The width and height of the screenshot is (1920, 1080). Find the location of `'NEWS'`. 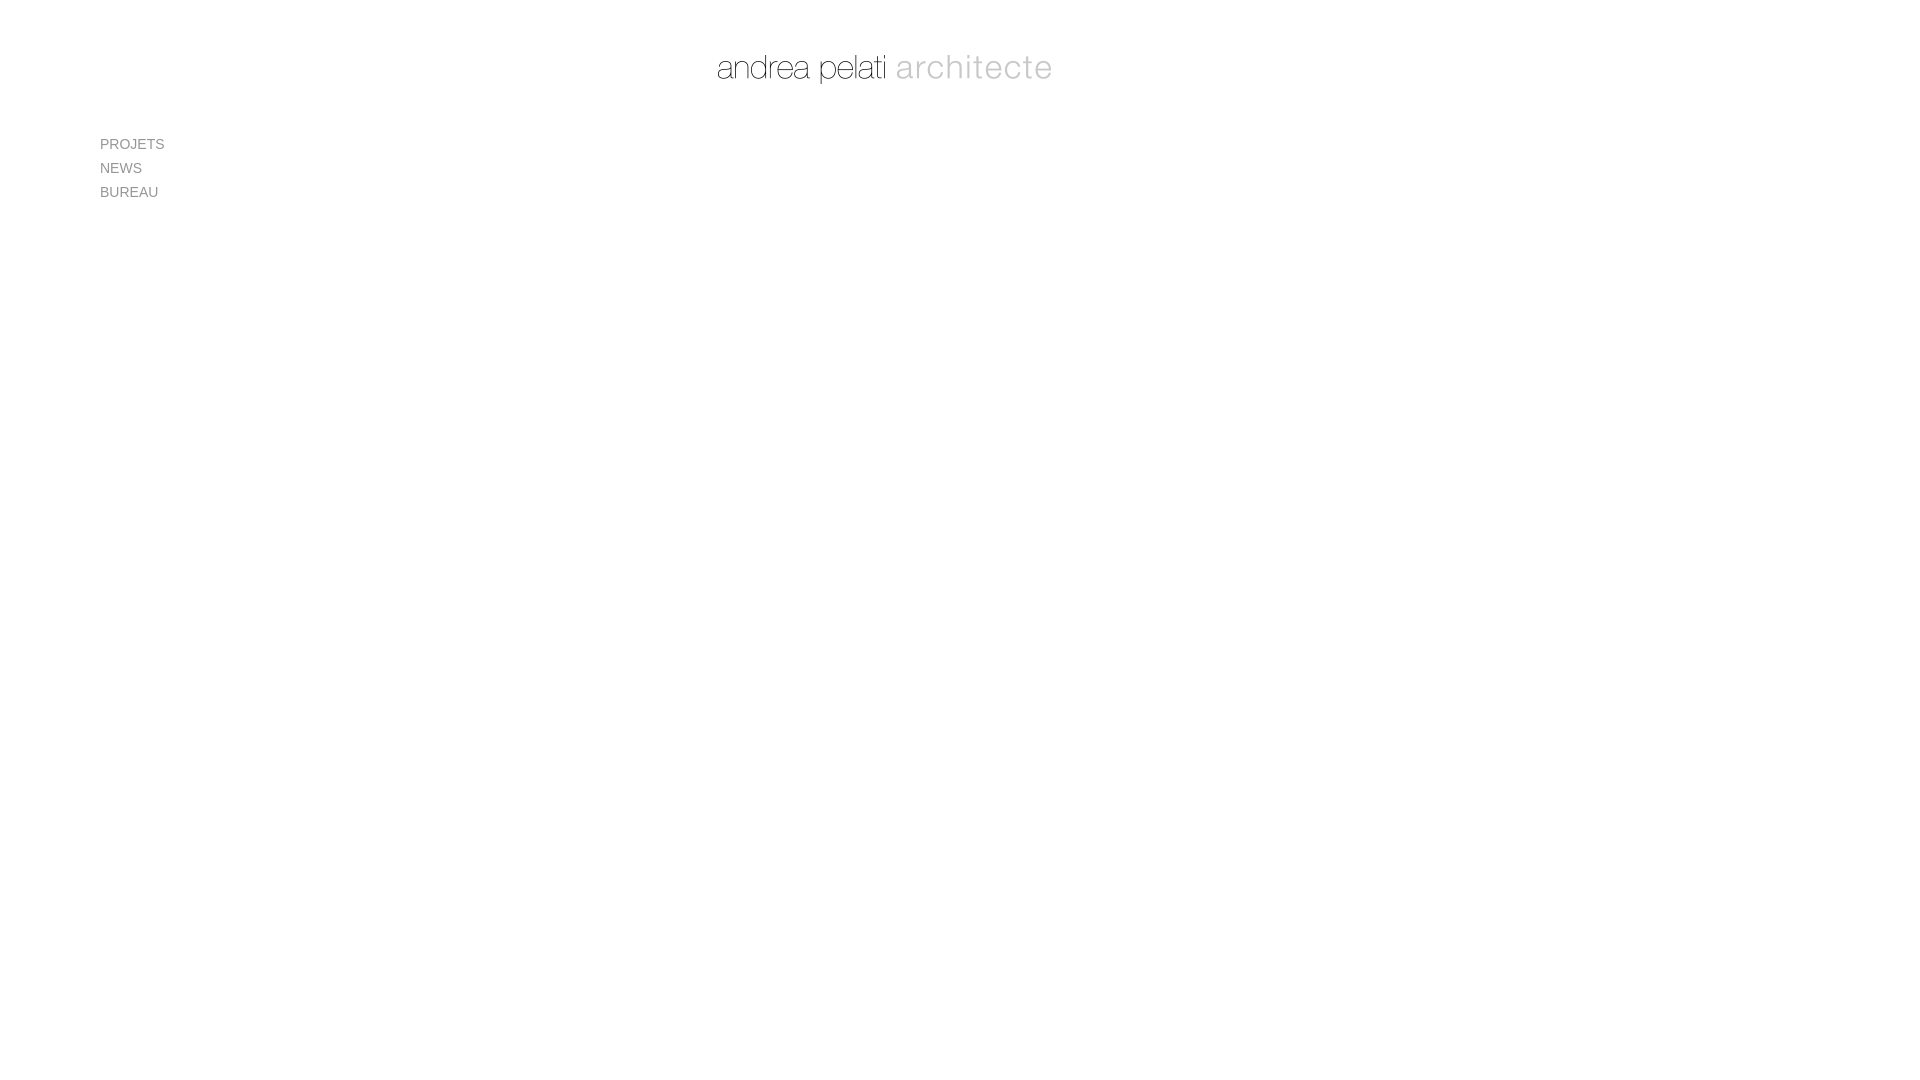

'NEWS' is located at coordinates (177, 167).